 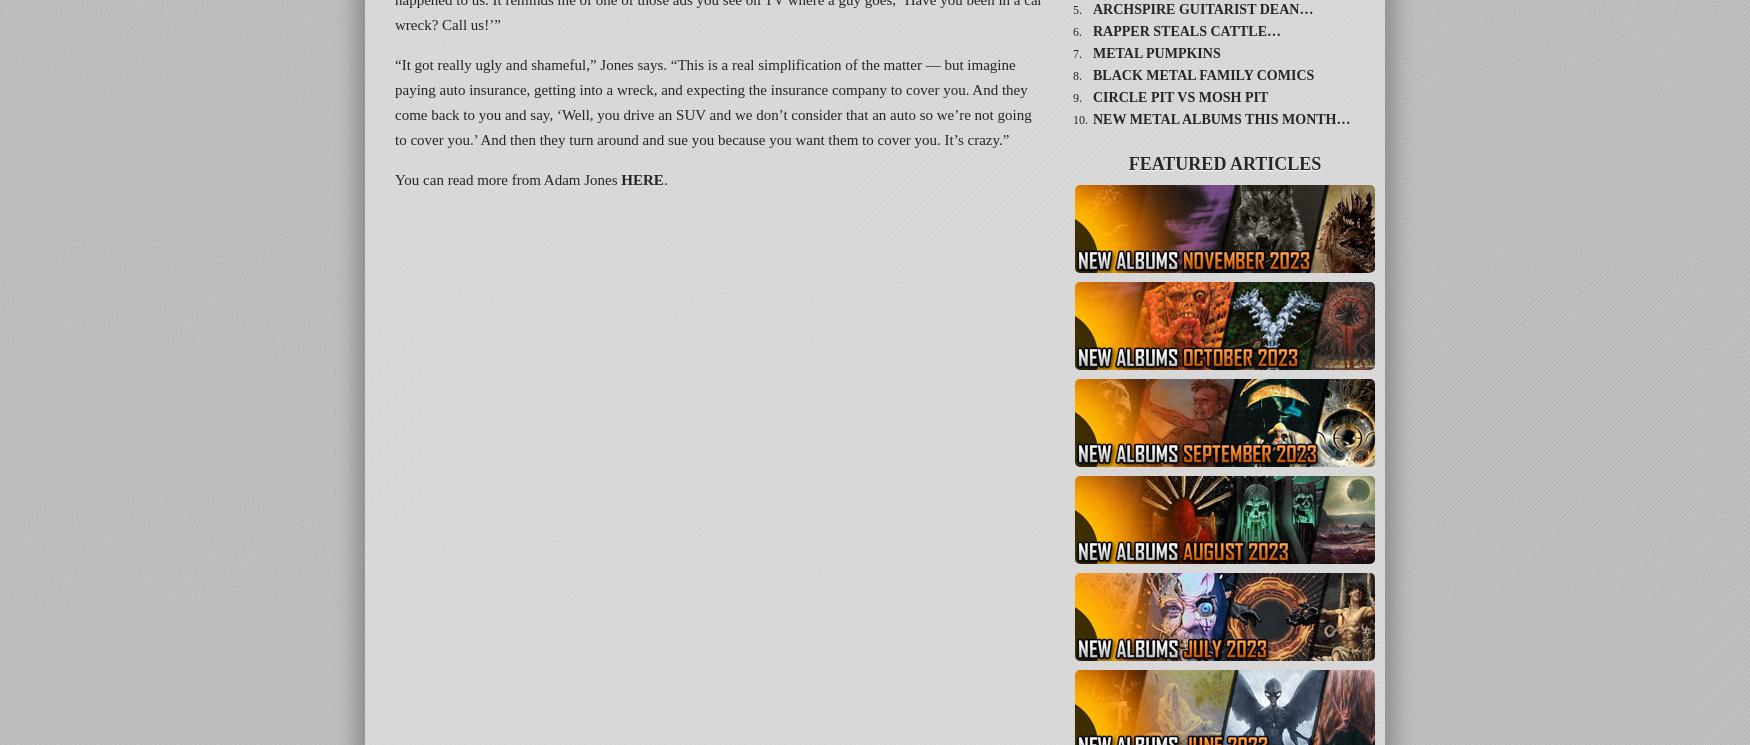 I want to click on 'You can read more from Adam Jones', so click(x=507, y=178).